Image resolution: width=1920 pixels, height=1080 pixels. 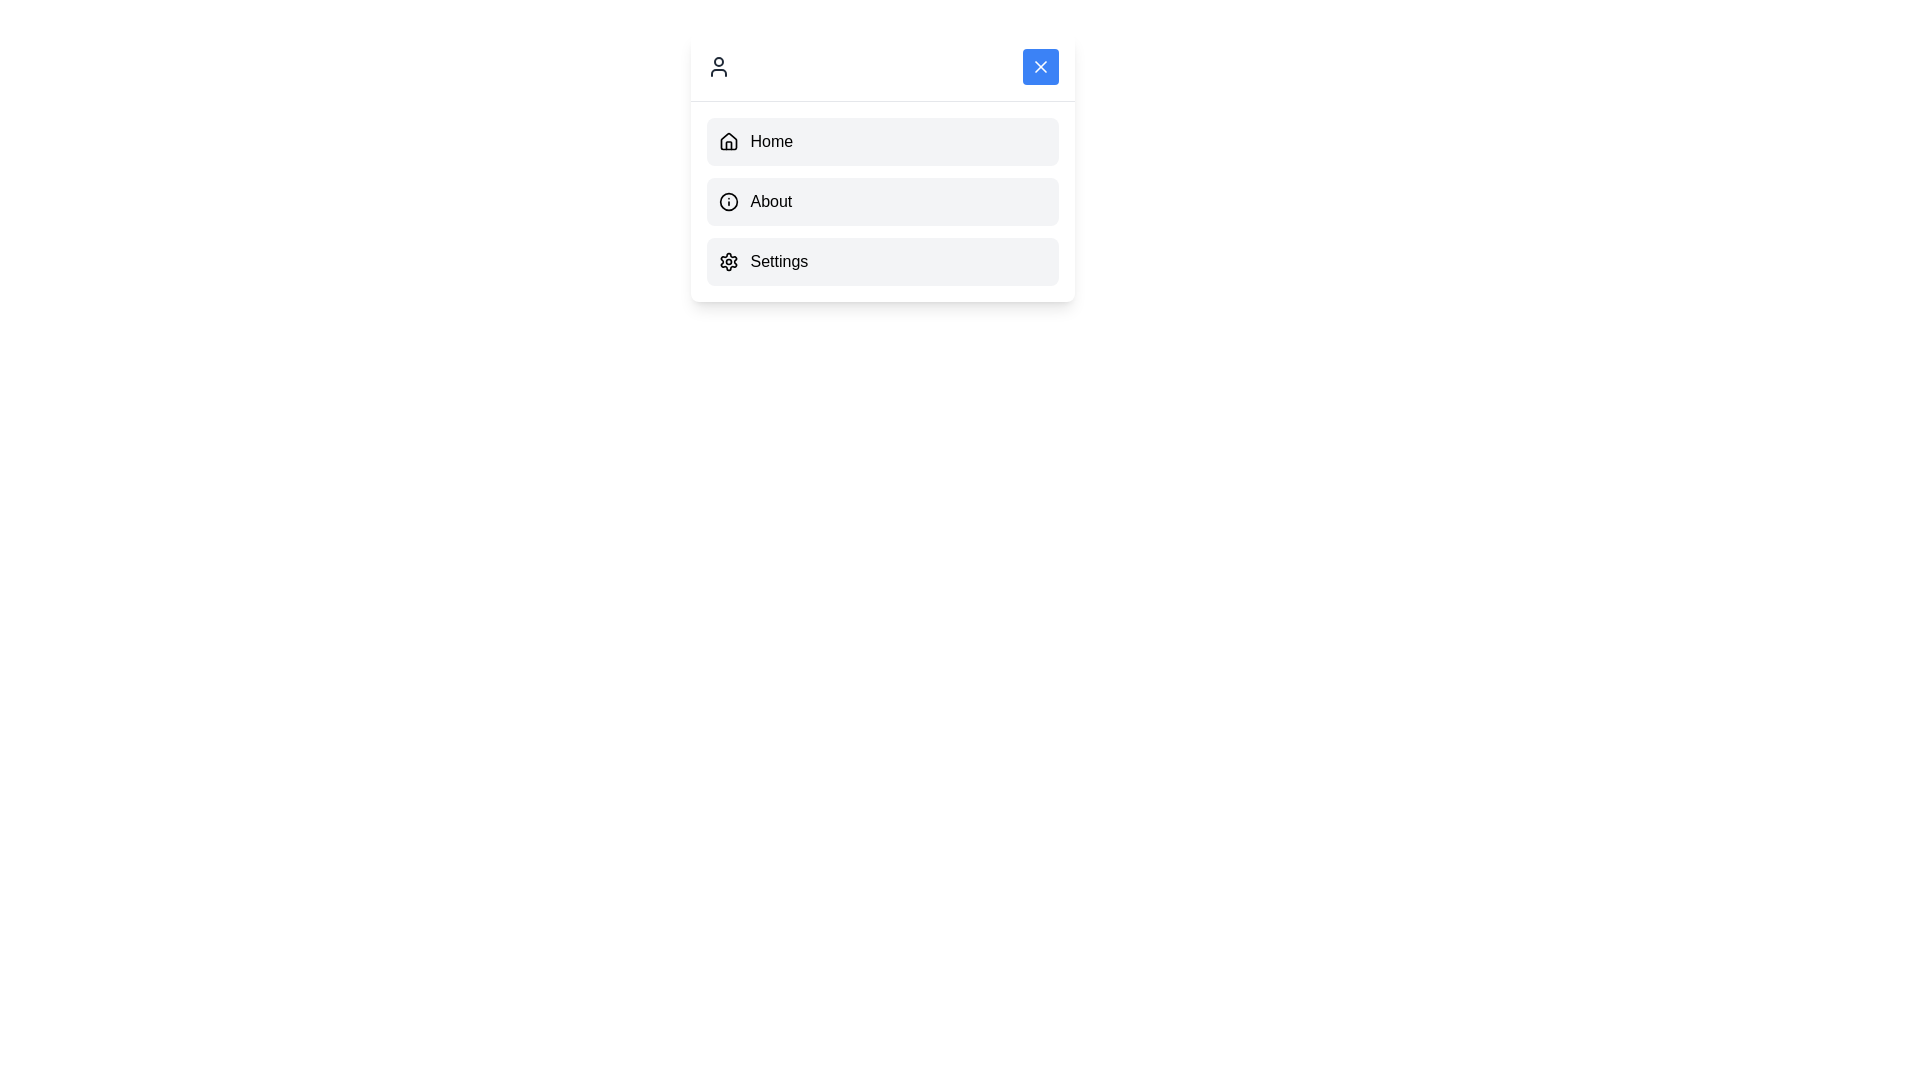 I want to click on the gear-shaped icon representing the settings option located within the 'Settings' button to interact with the settings, so click(x=727, y=261).